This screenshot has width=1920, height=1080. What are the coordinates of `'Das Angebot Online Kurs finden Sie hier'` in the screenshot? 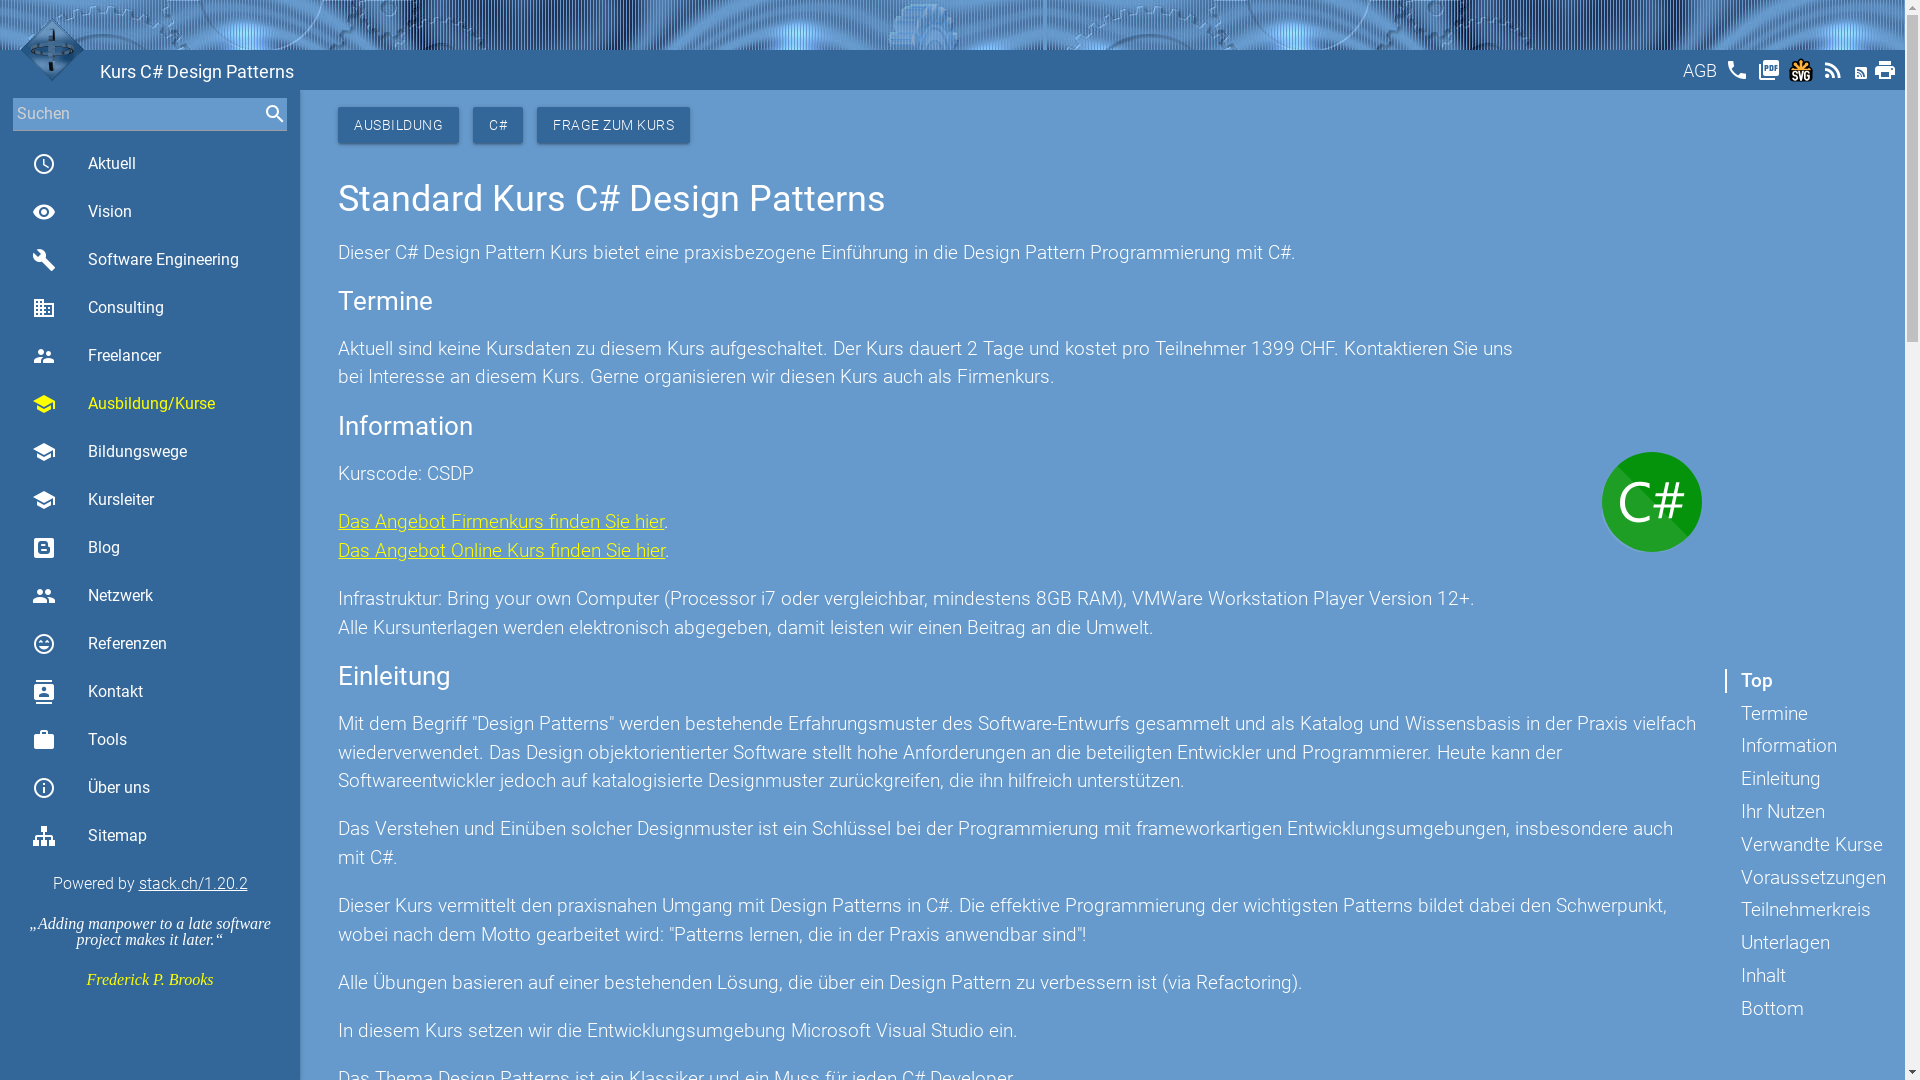 It's located at (501, 550).